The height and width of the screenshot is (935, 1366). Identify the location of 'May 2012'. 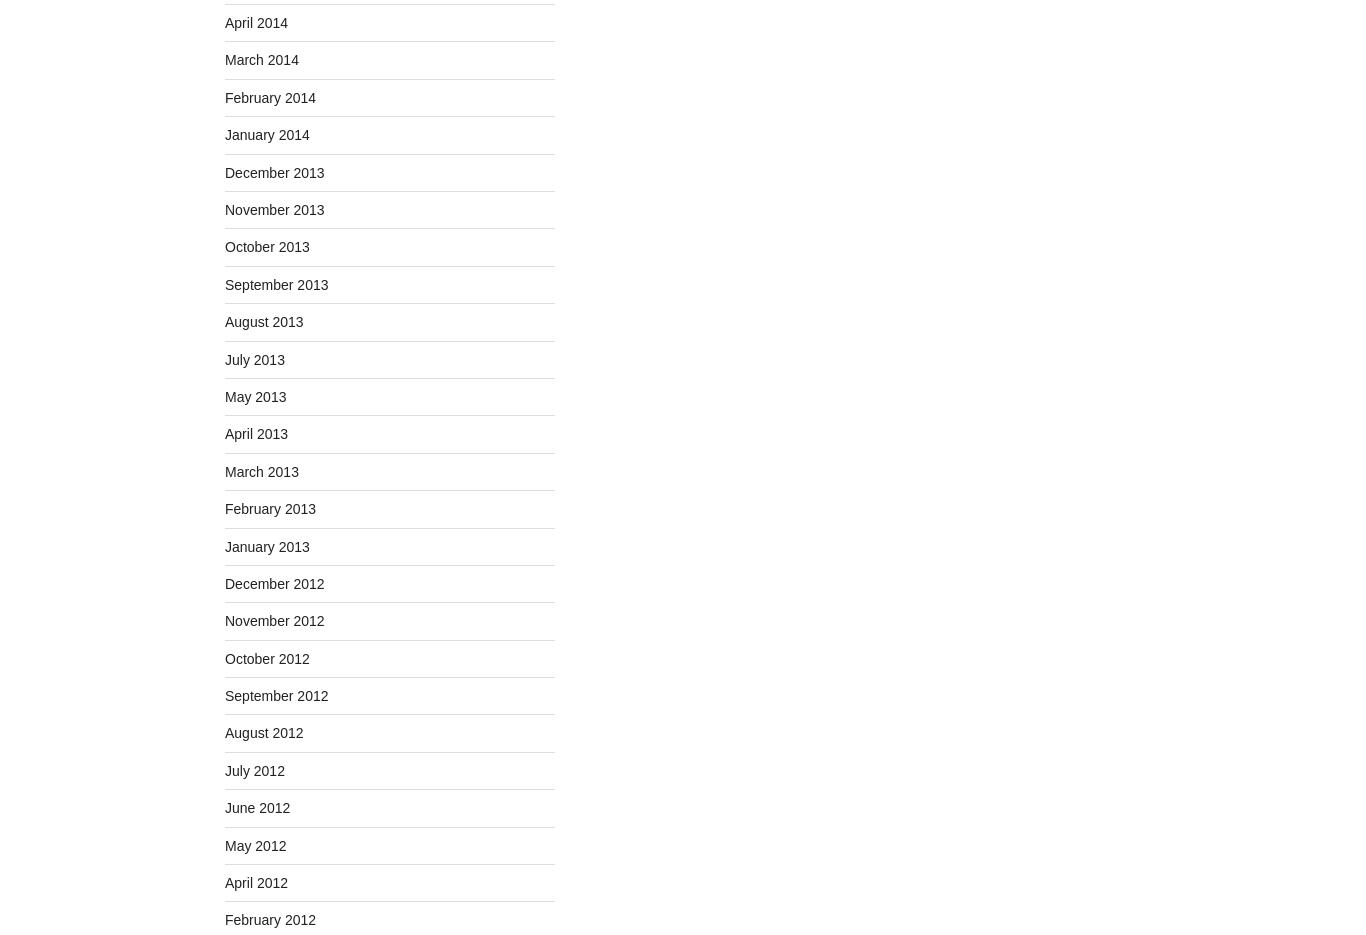
(255, 844).